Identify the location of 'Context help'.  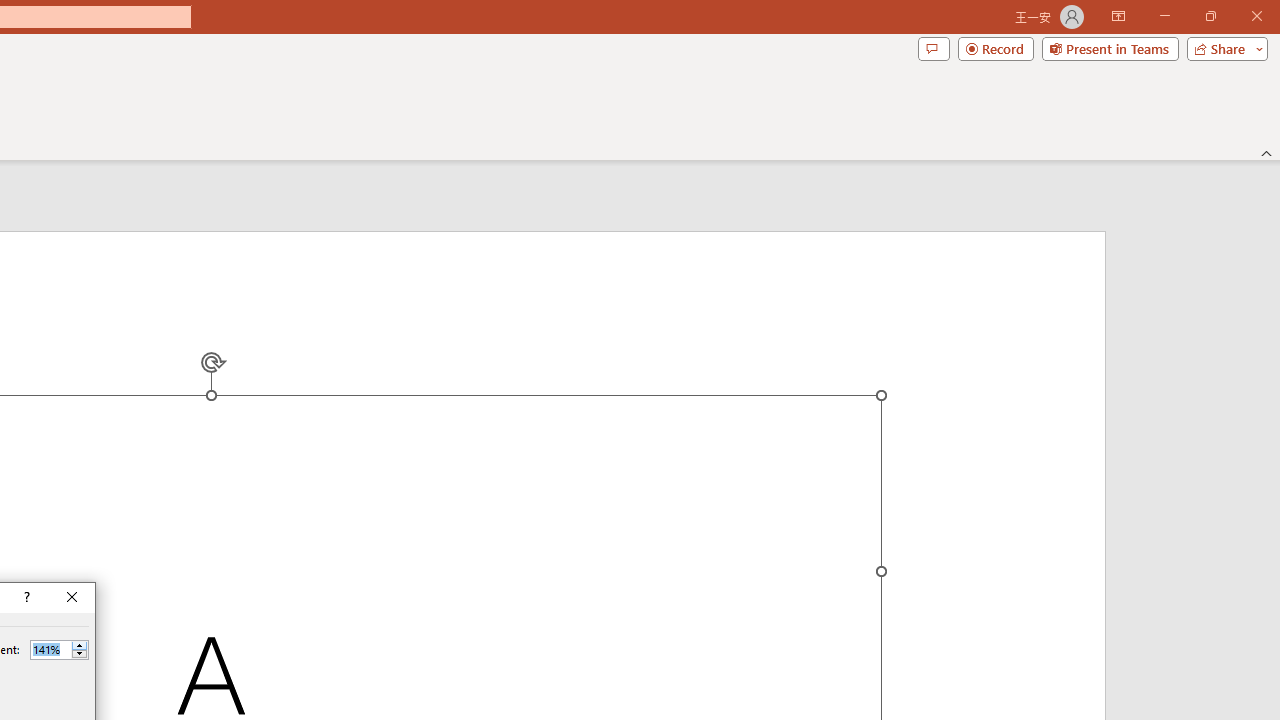
(25, 596).